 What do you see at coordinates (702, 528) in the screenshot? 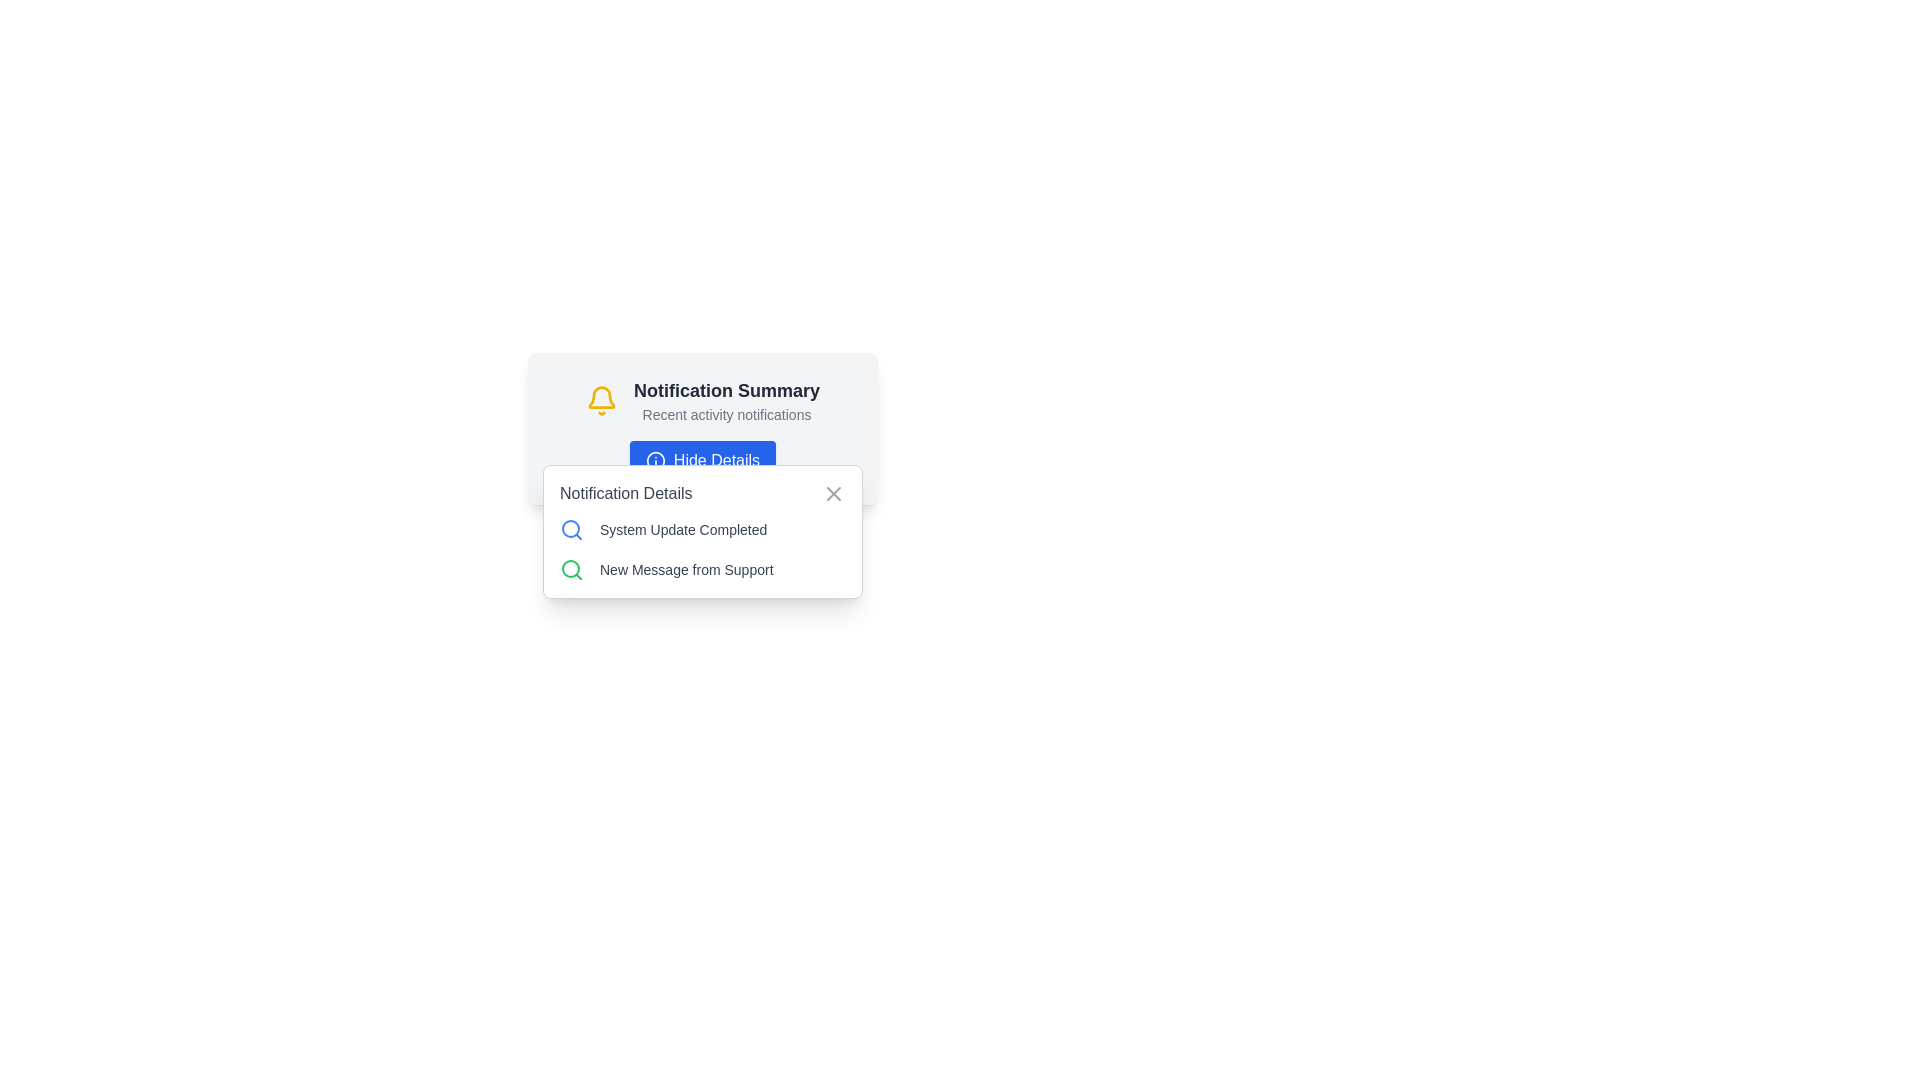
I see `the notification indicating that a system update has been completed` at bounding box center [702, 528].